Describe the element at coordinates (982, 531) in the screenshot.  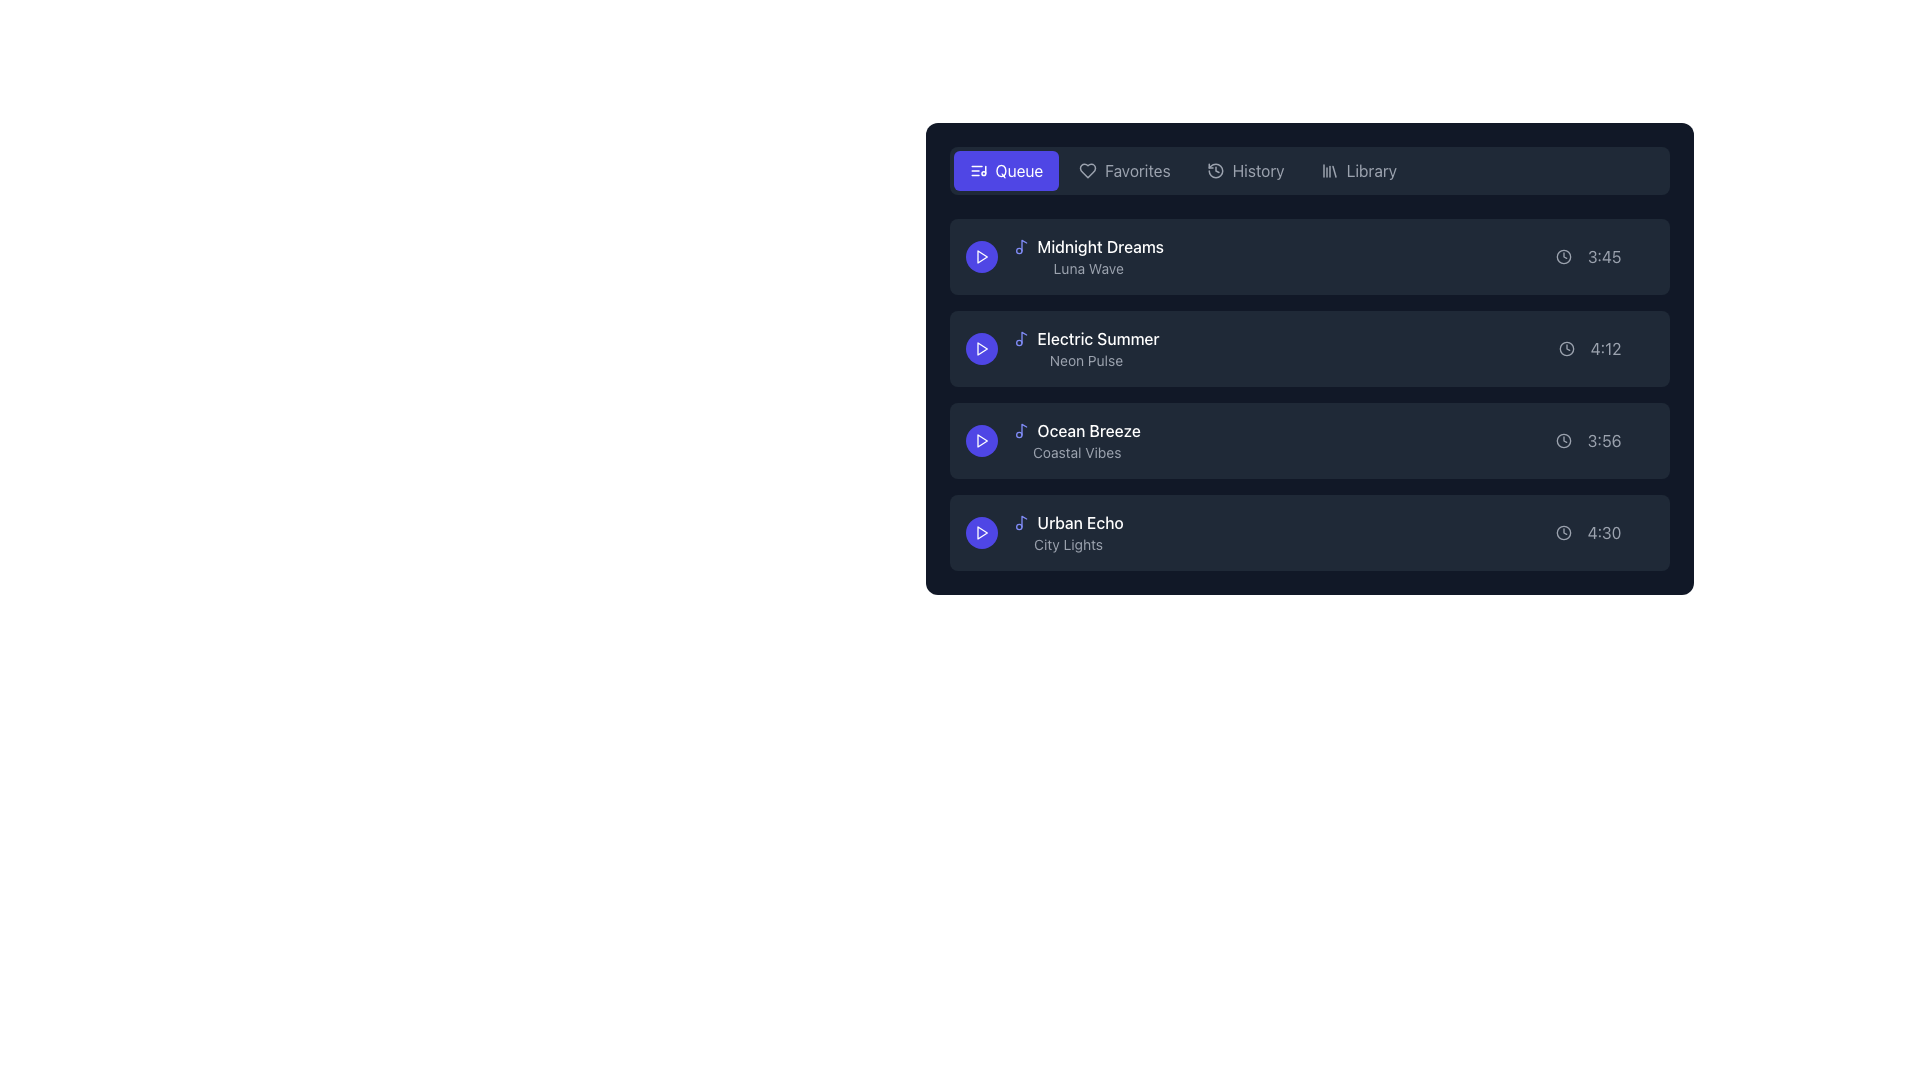
I see `the Play icon located in the leftmost section of the fourth music track 'Urban Echo'` at that location.